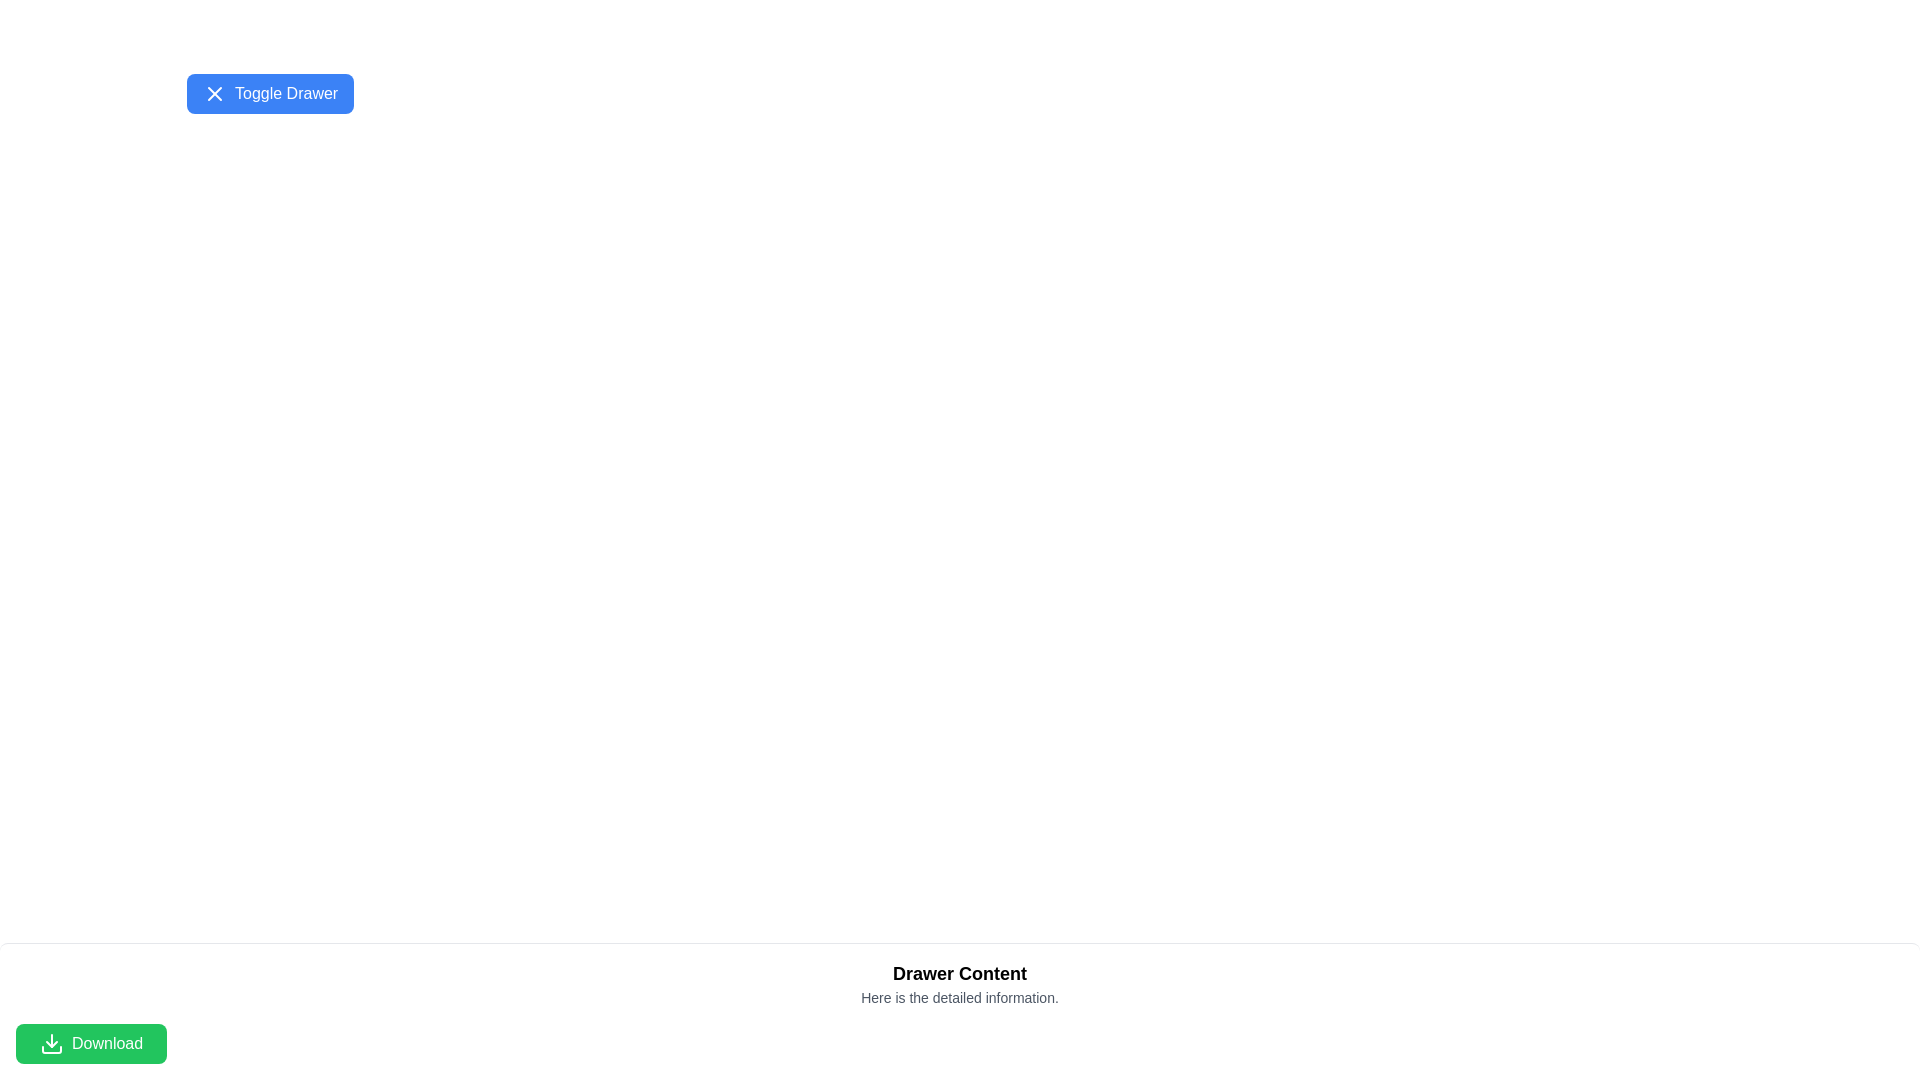 The height and width of the screenshot is (1080, 1920). I want to click on the blue 'Toggle Drawer' button located in the upper-left area of the interface, which has a rounded rectangular shape and white text, so click(269, 93).